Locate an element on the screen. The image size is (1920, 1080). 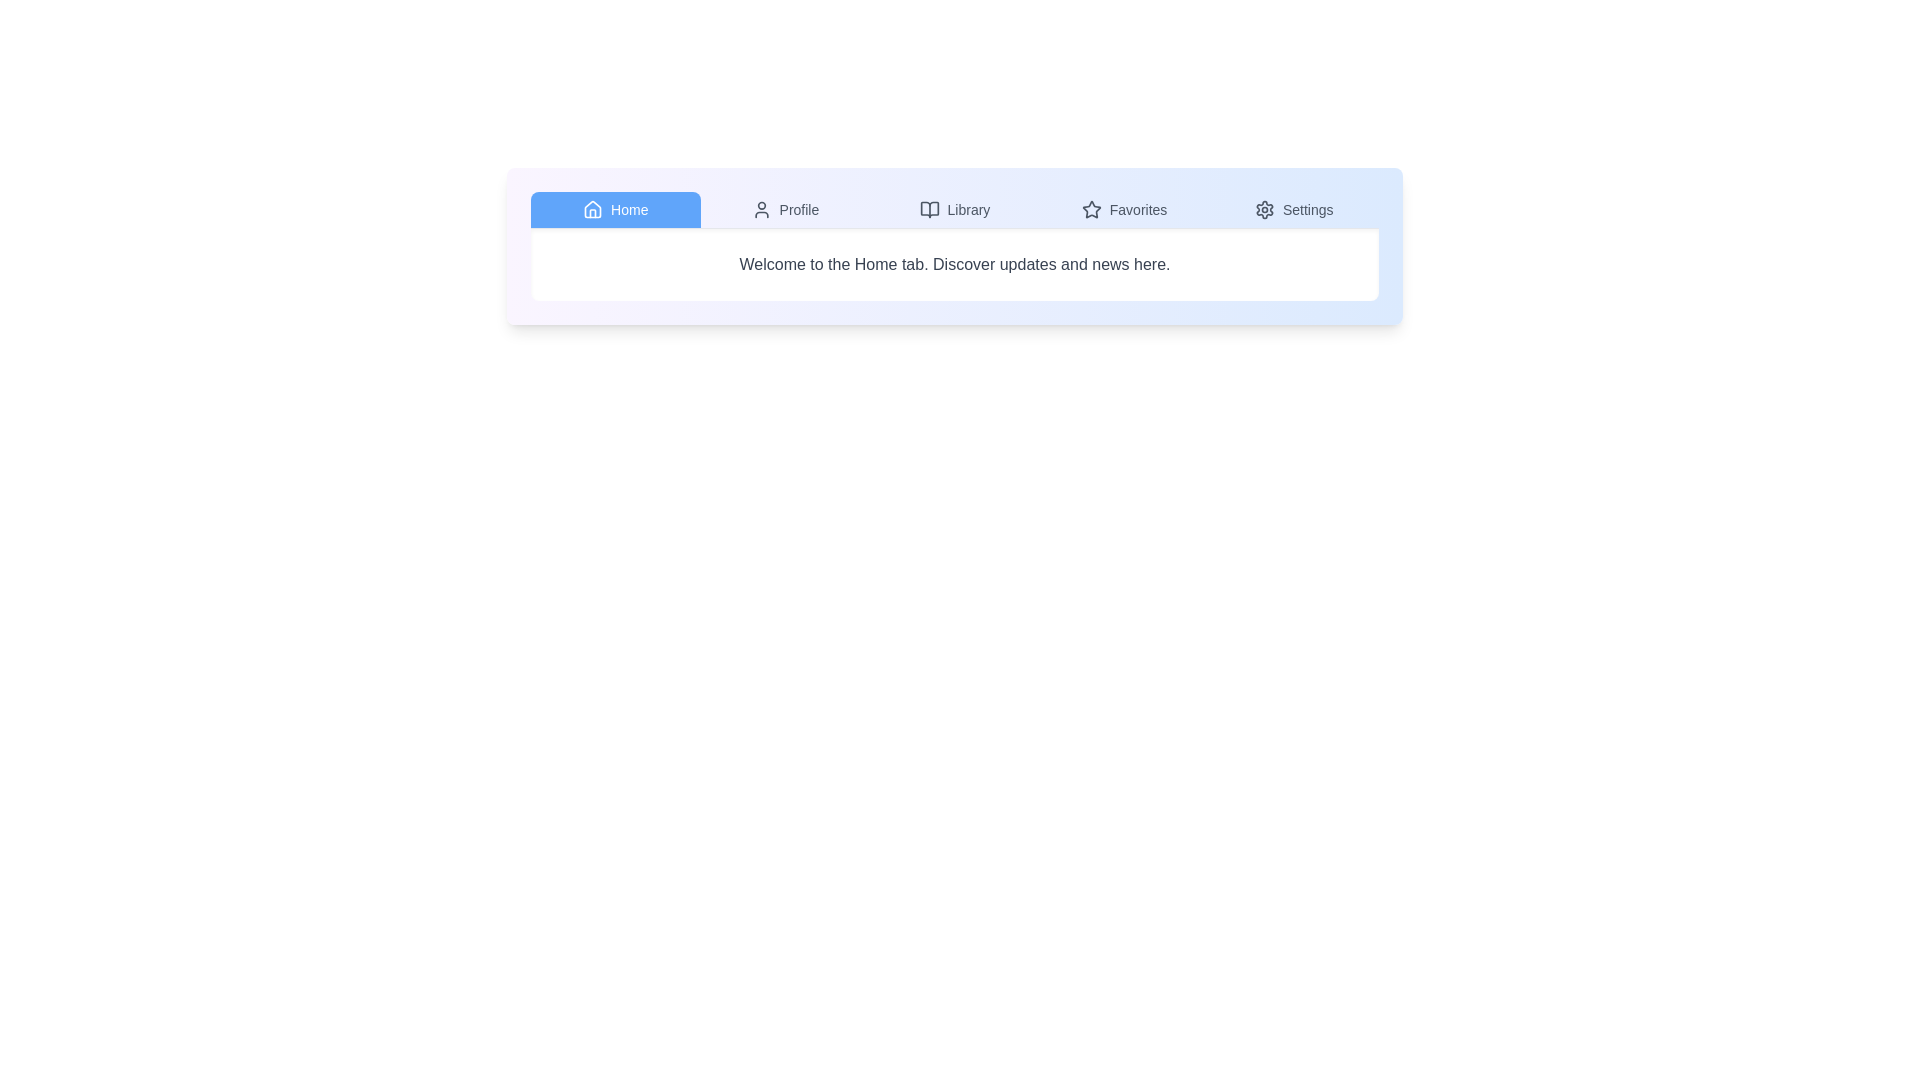
the settings text label located in the top navigation bar, immediately to the right of the settings gear icon is located at coordinates (1308, 209).